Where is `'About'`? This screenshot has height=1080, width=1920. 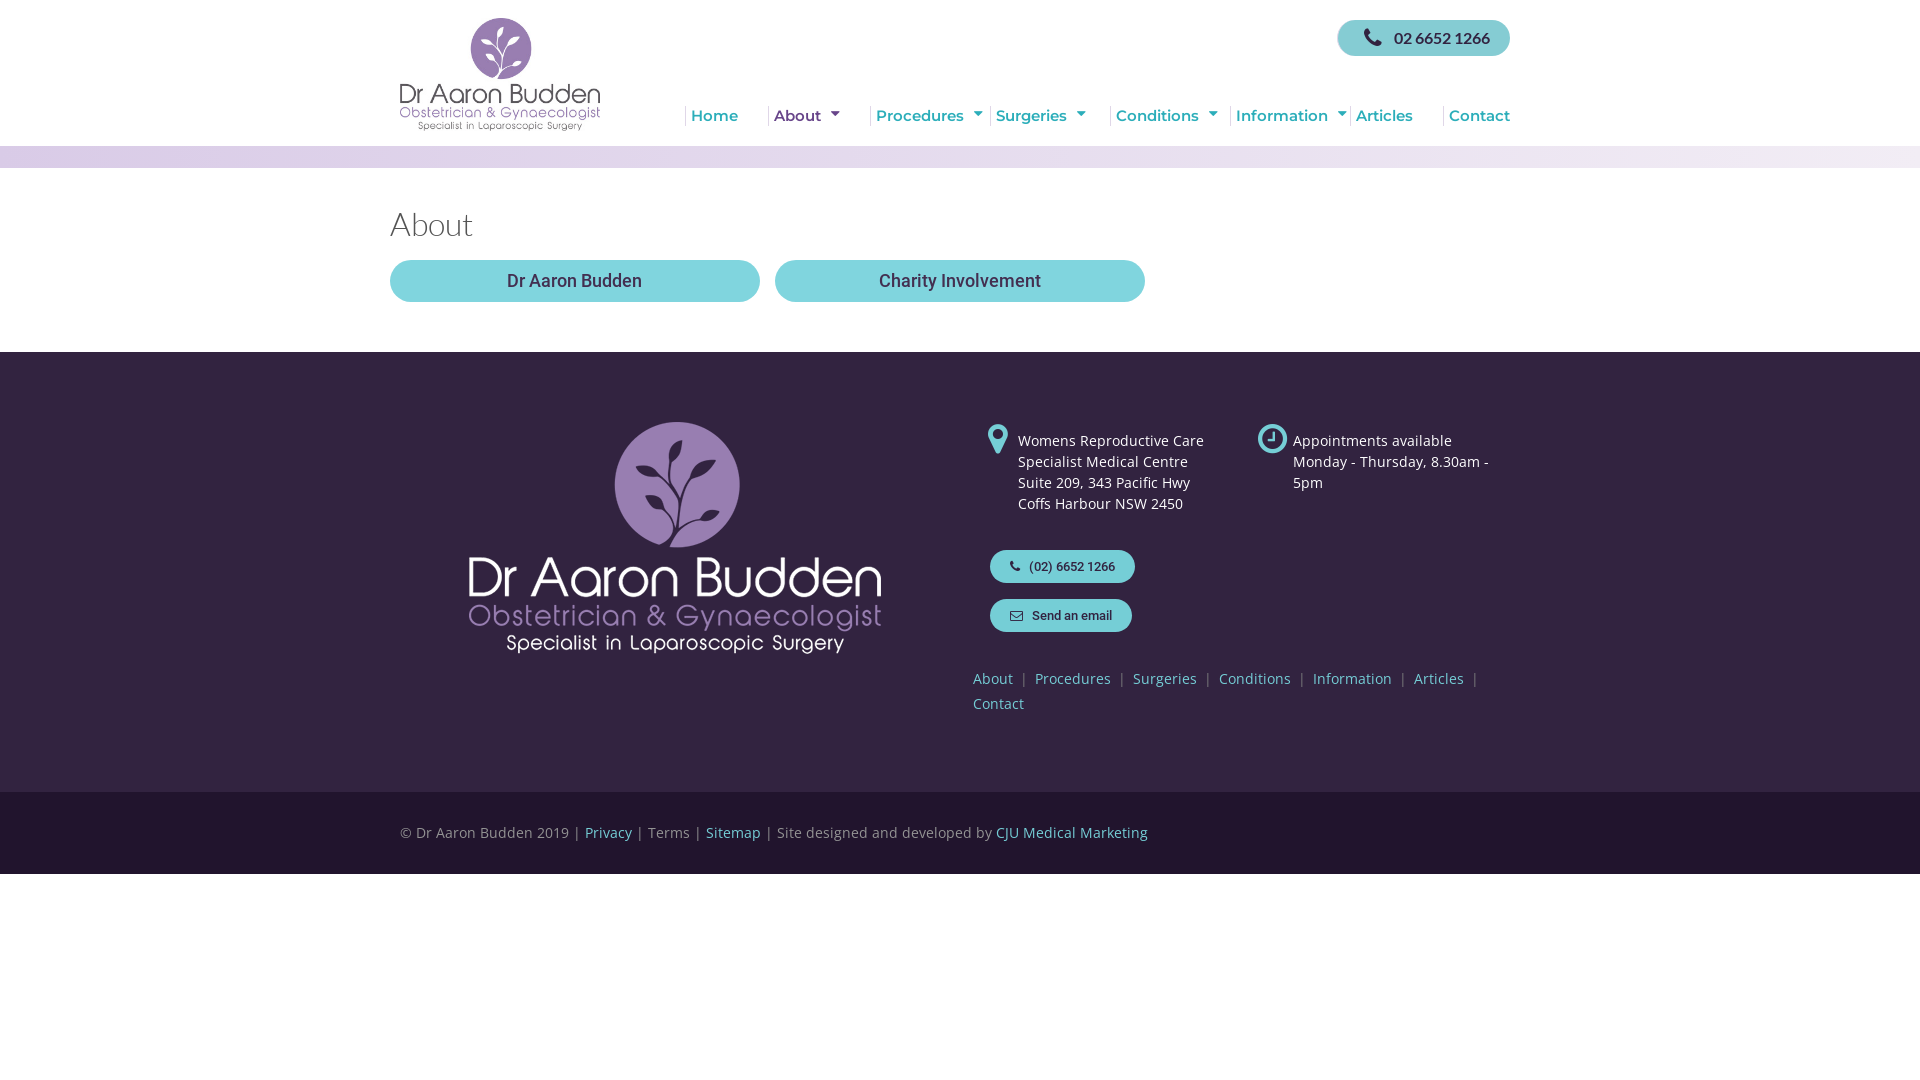 'About' is located at coordinates (993, 677).